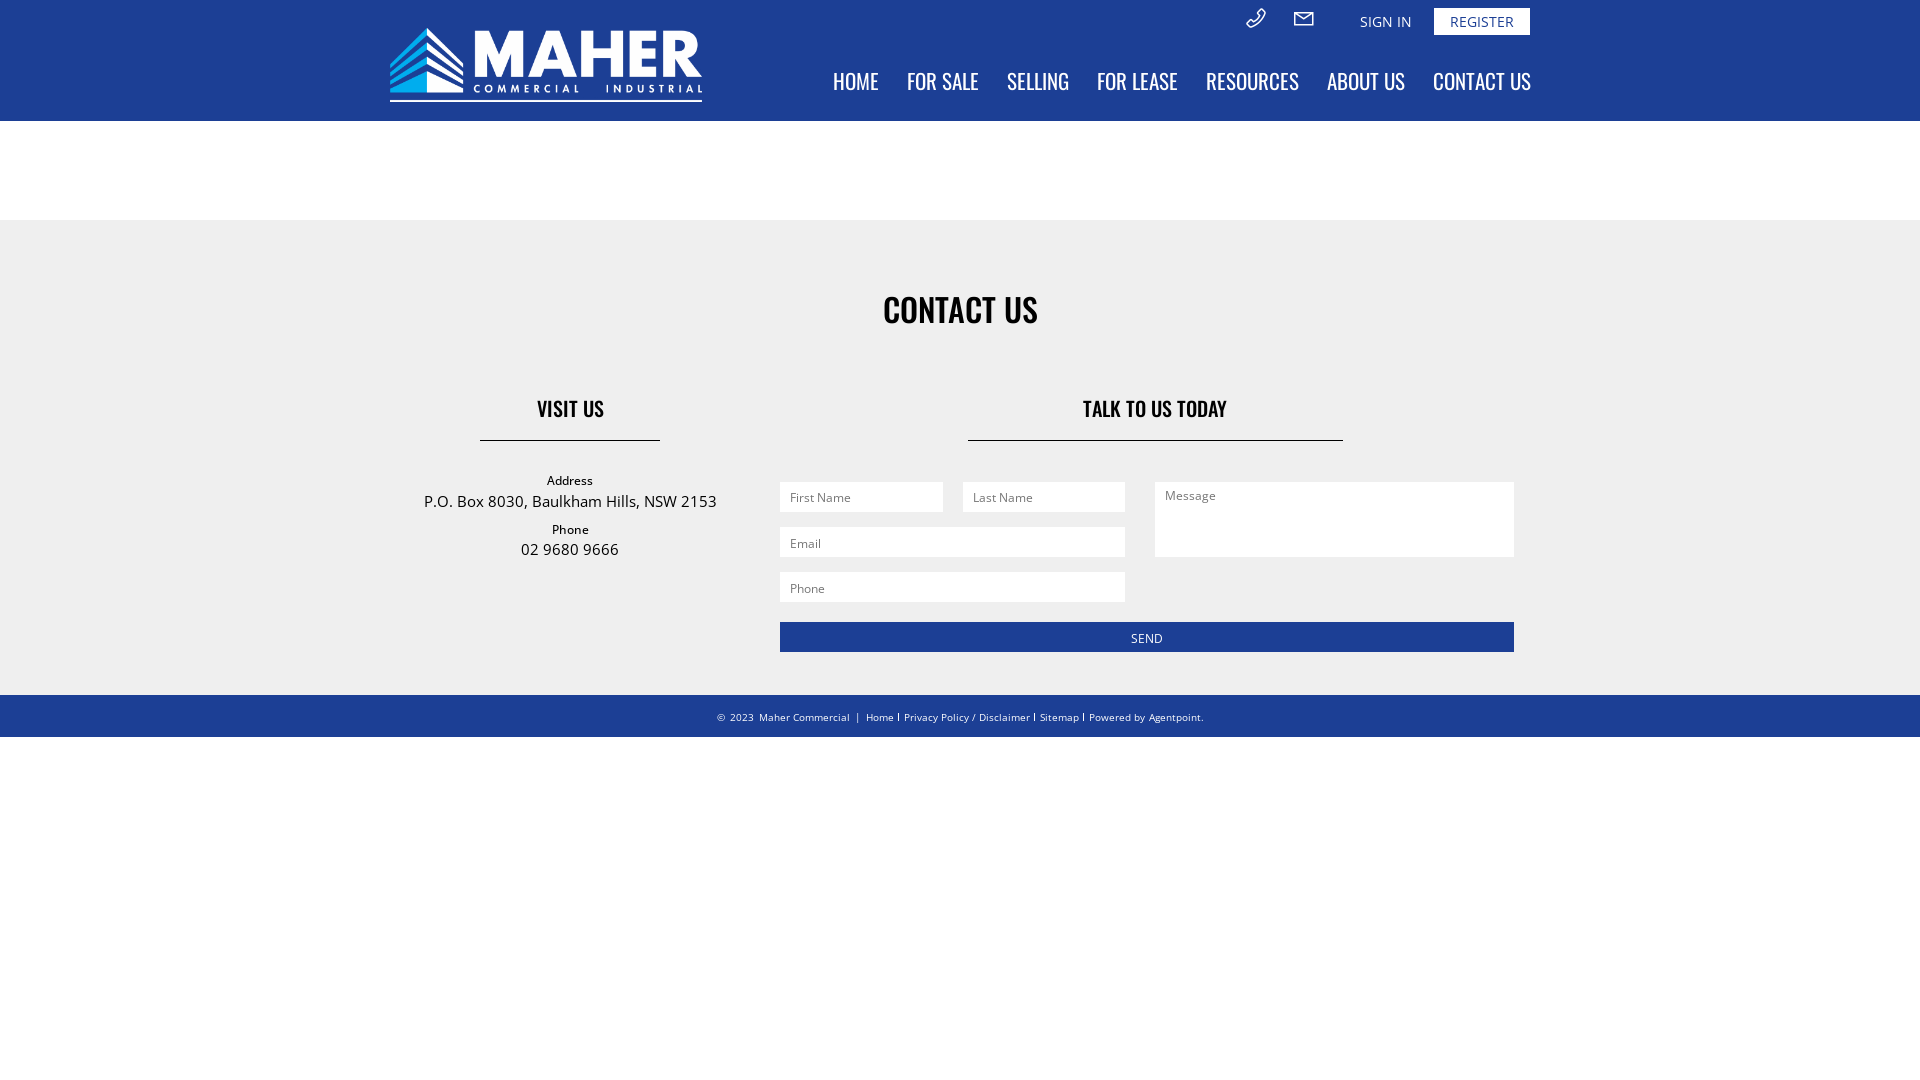 The image size is (1920, 1080). I want to click on 'HOME', so click(855, 80).